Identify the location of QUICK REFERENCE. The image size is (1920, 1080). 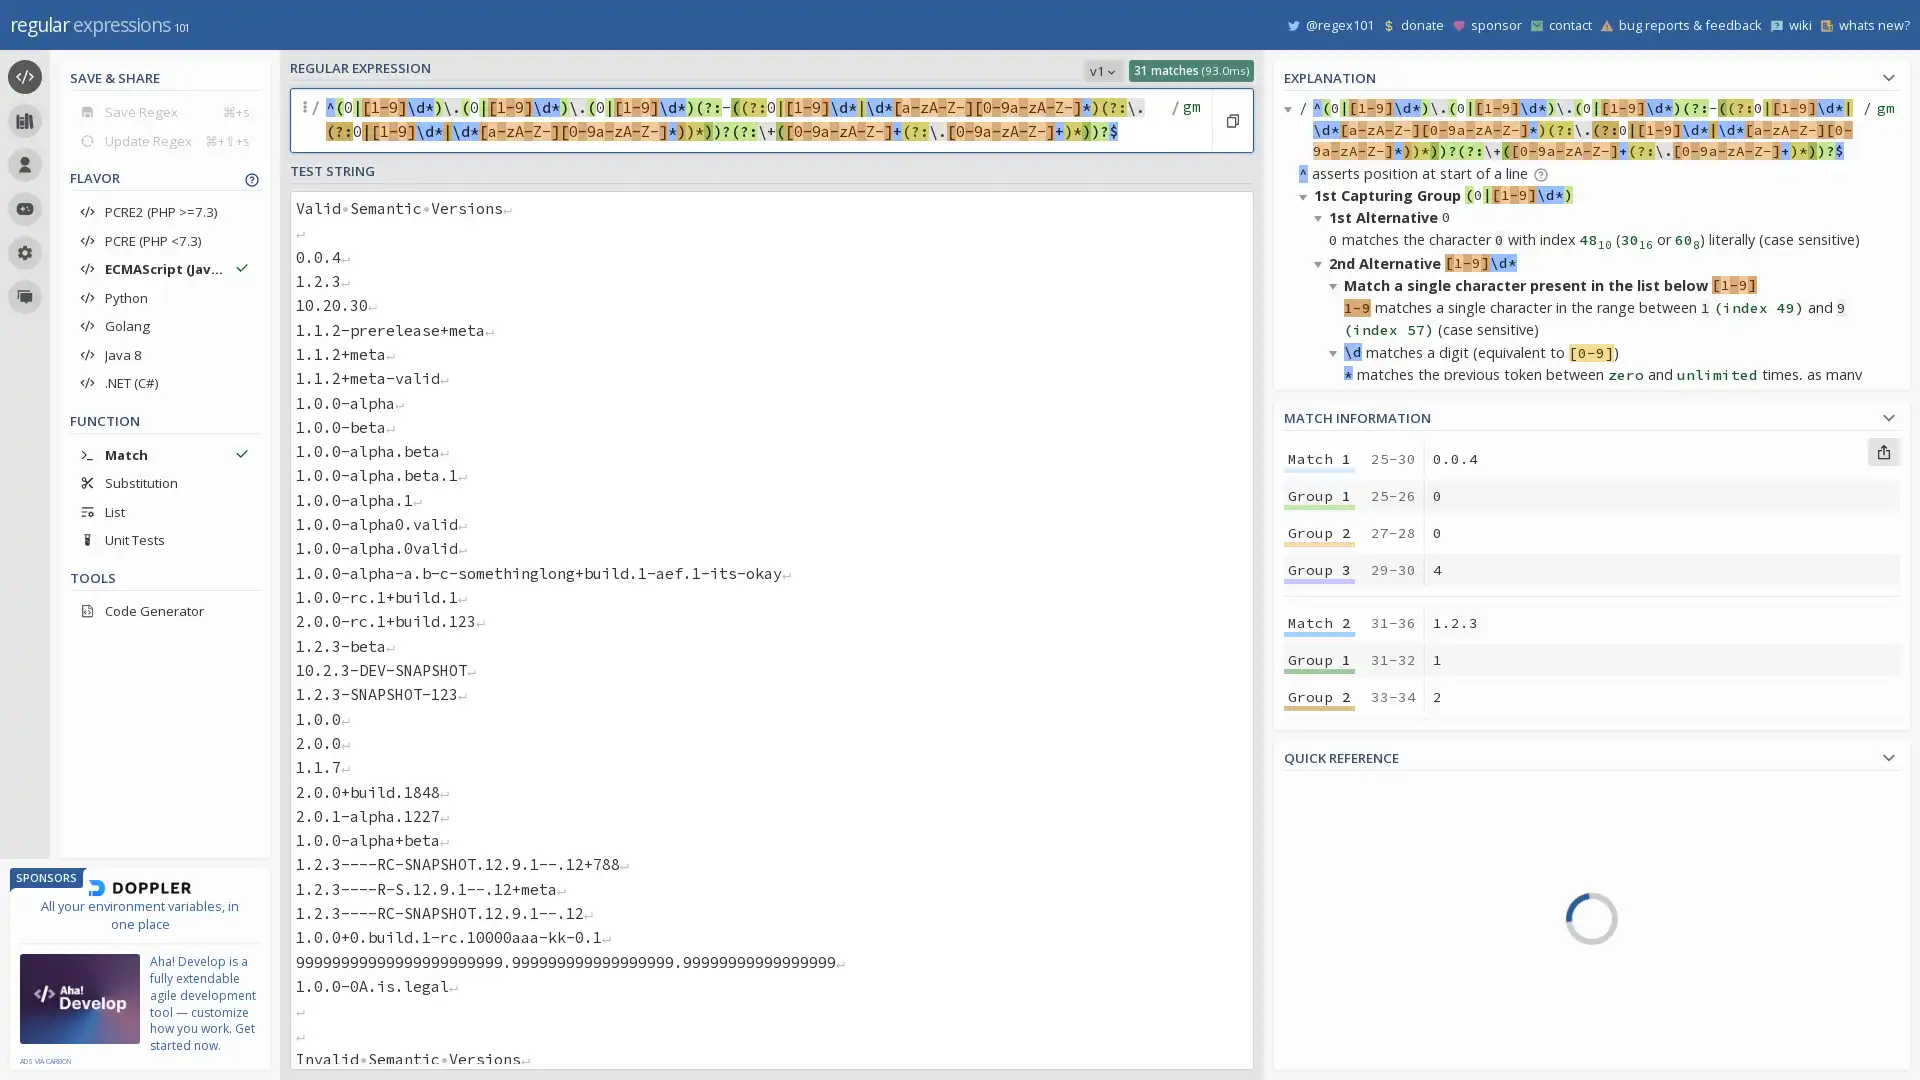
(1591, 755).